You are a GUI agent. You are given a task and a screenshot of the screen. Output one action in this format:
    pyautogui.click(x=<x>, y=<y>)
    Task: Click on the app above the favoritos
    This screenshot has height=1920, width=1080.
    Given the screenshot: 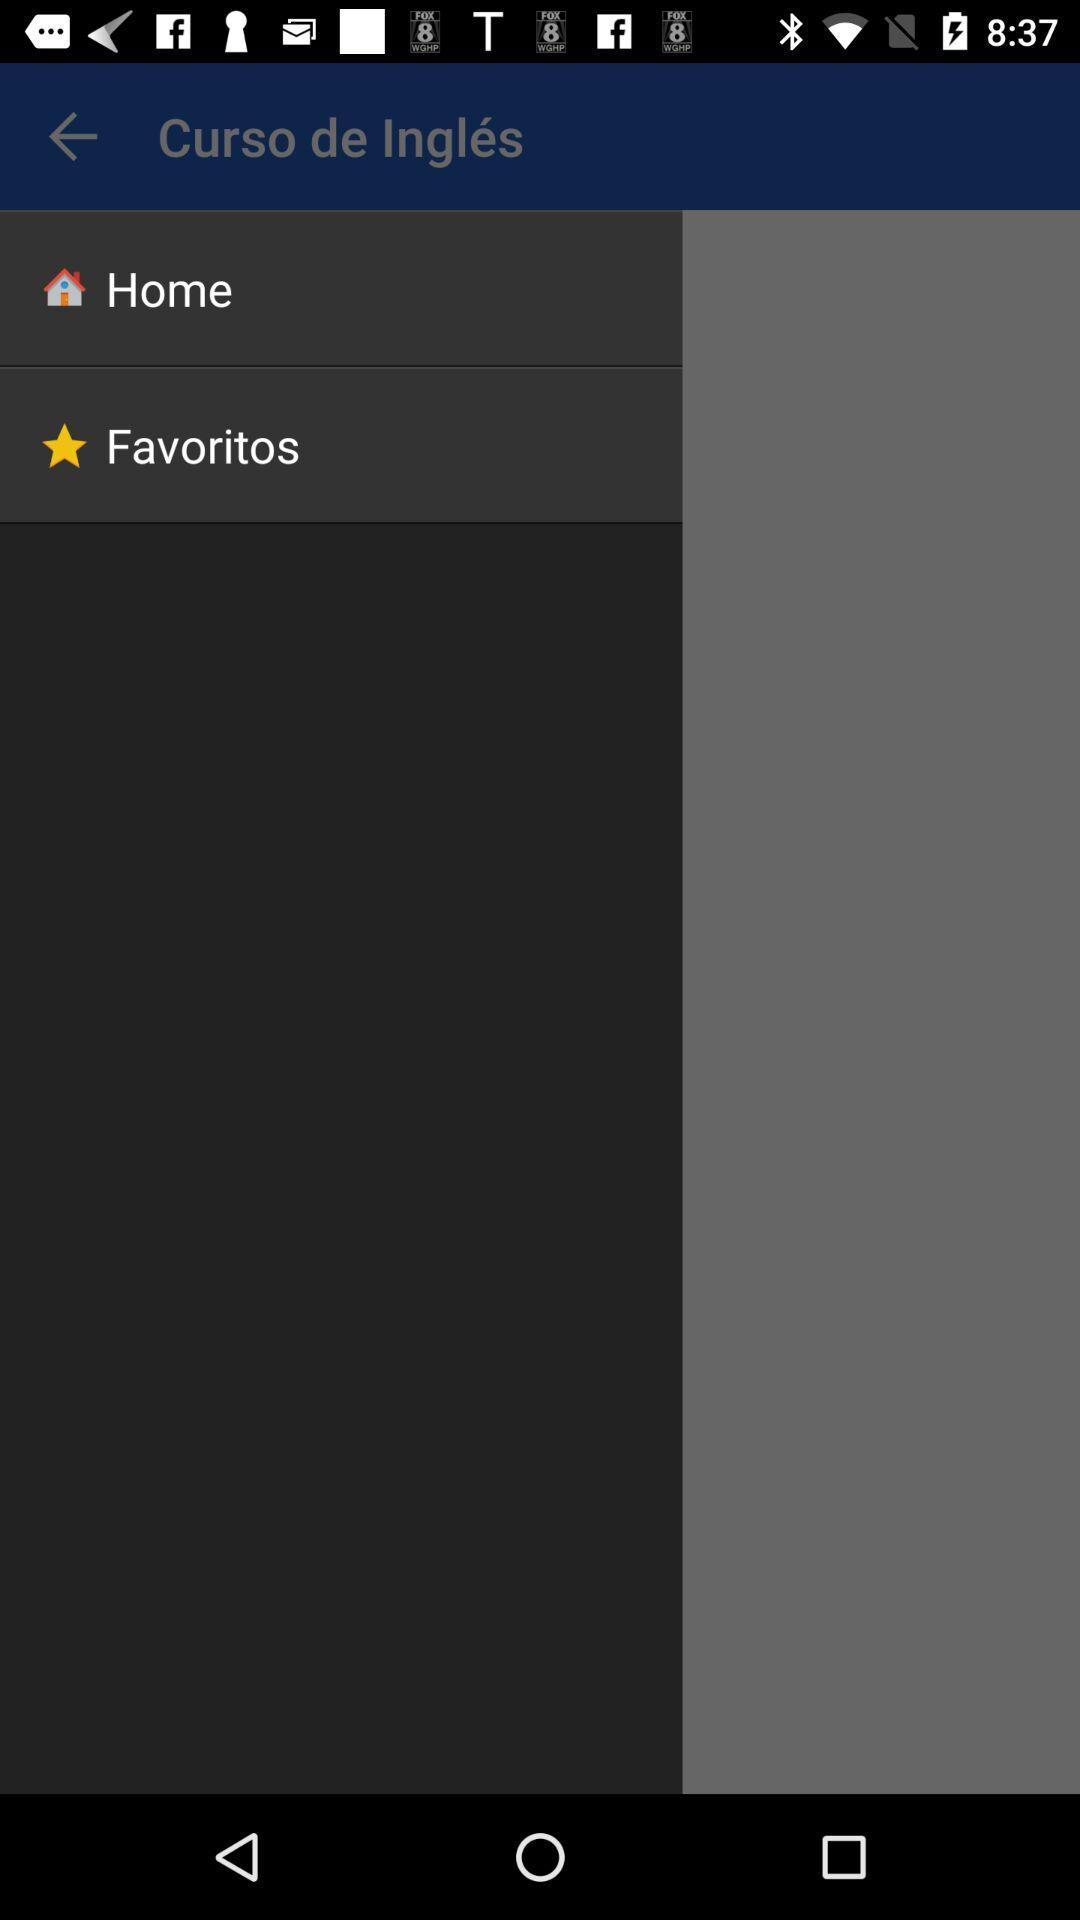 What is the action you would take?
    pyautogui.click(x=340, y=287)
    